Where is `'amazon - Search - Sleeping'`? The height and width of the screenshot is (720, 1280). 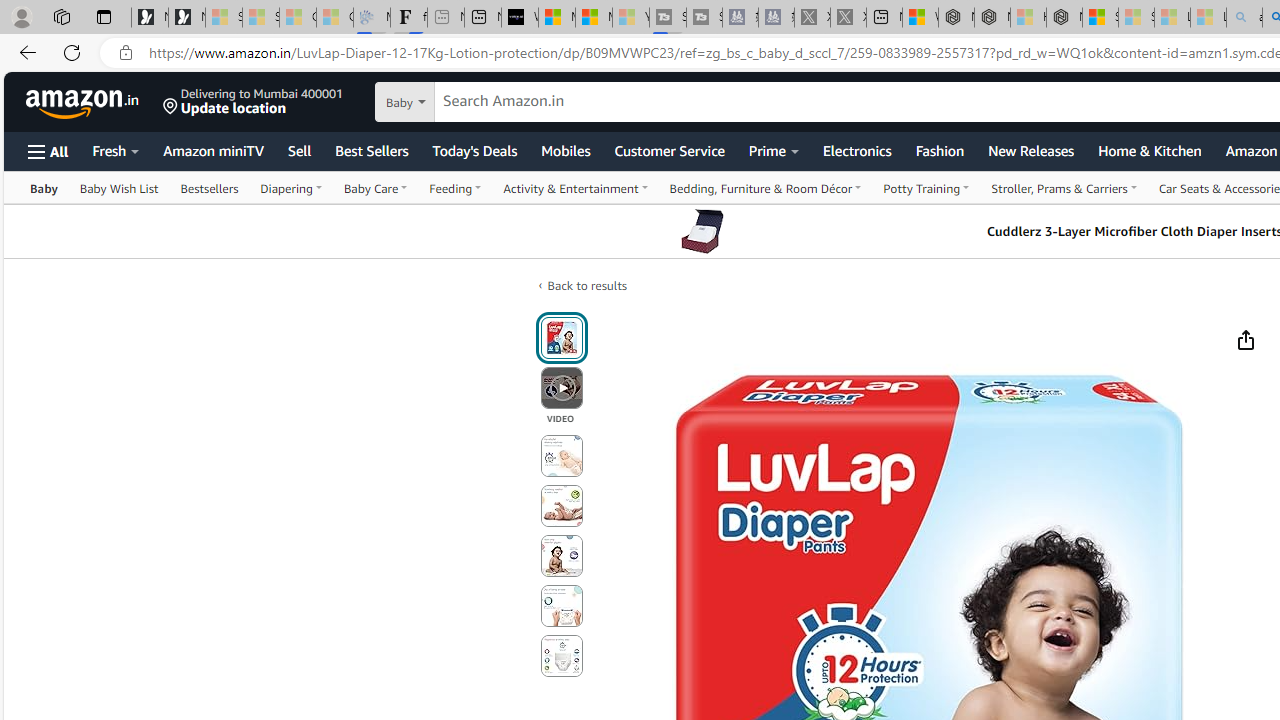 'amazon - Search - Sleeping' is located at coordinates (1243, 17).